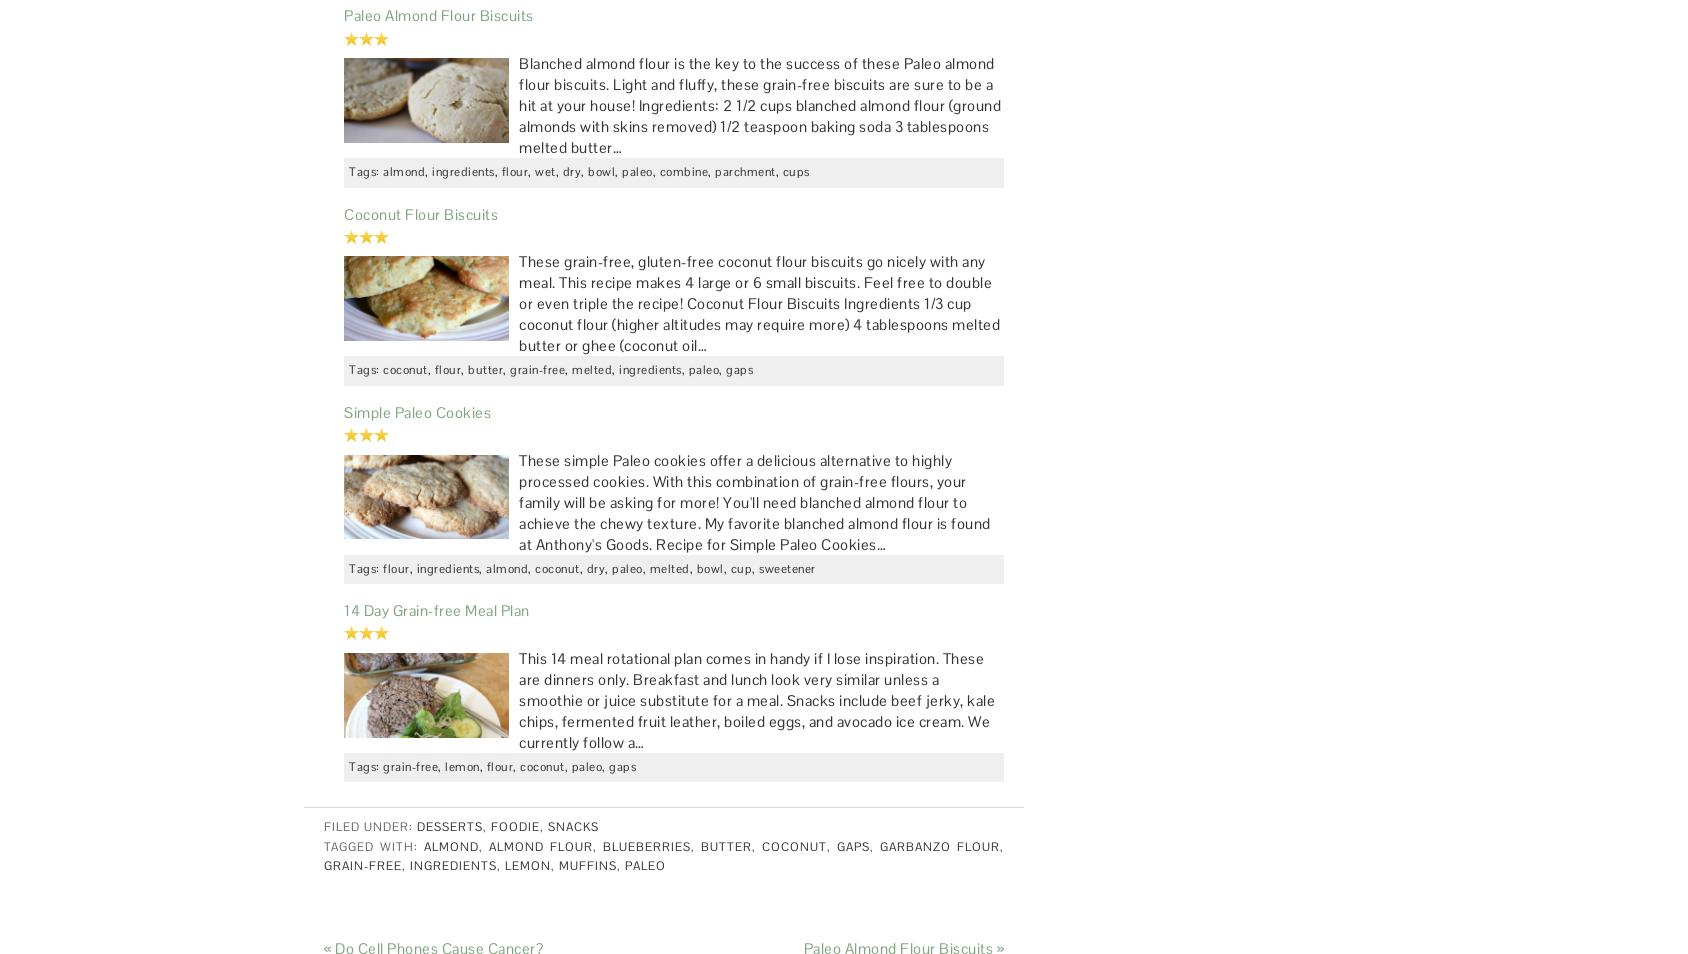 This screenshot has height=954, width=1688. What do you see at coordinates (541, 846) in the screenshot?
I see `'almond flour'` at bounding box center [541, 846].